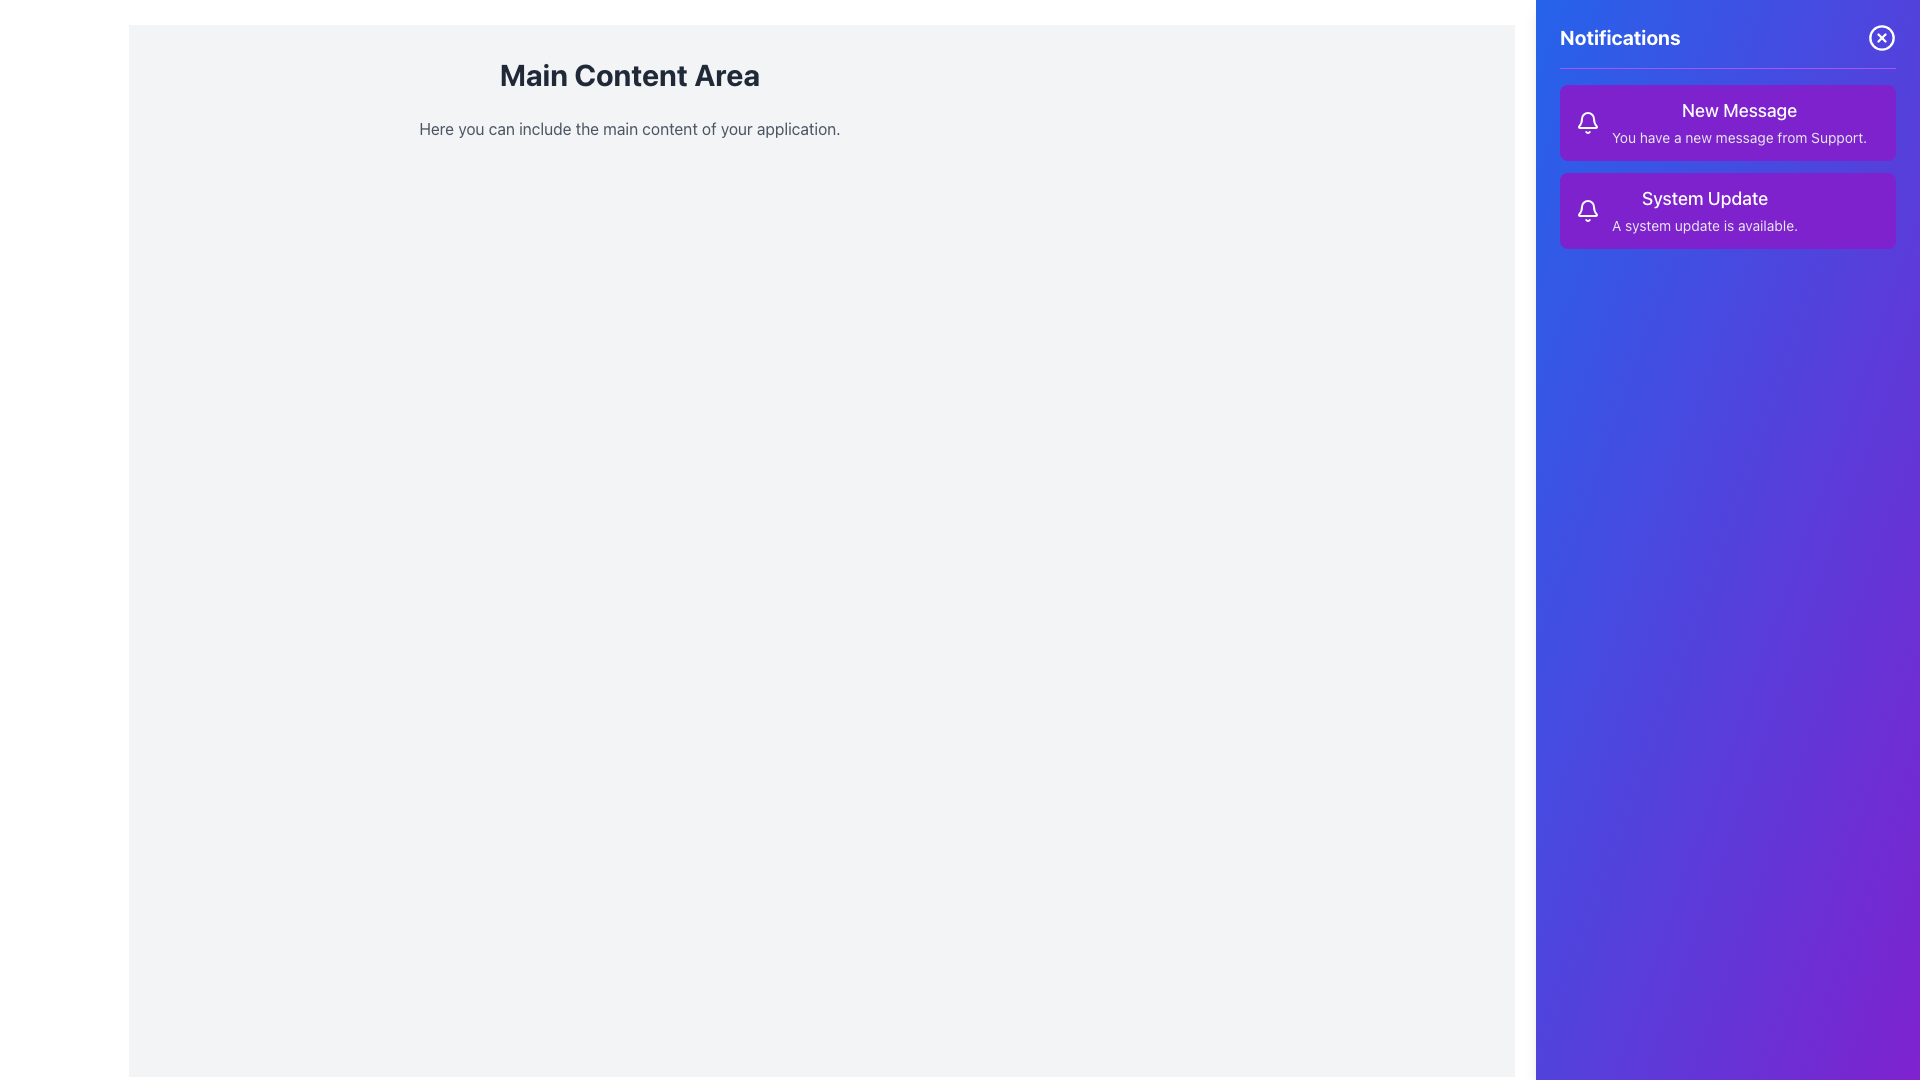  Describe the element at coordinates (1587, 123) in the screenshot. I see `the notification bell icon located at the top of the notification panel, positioned to the left of the text 'New Message'` at that location.